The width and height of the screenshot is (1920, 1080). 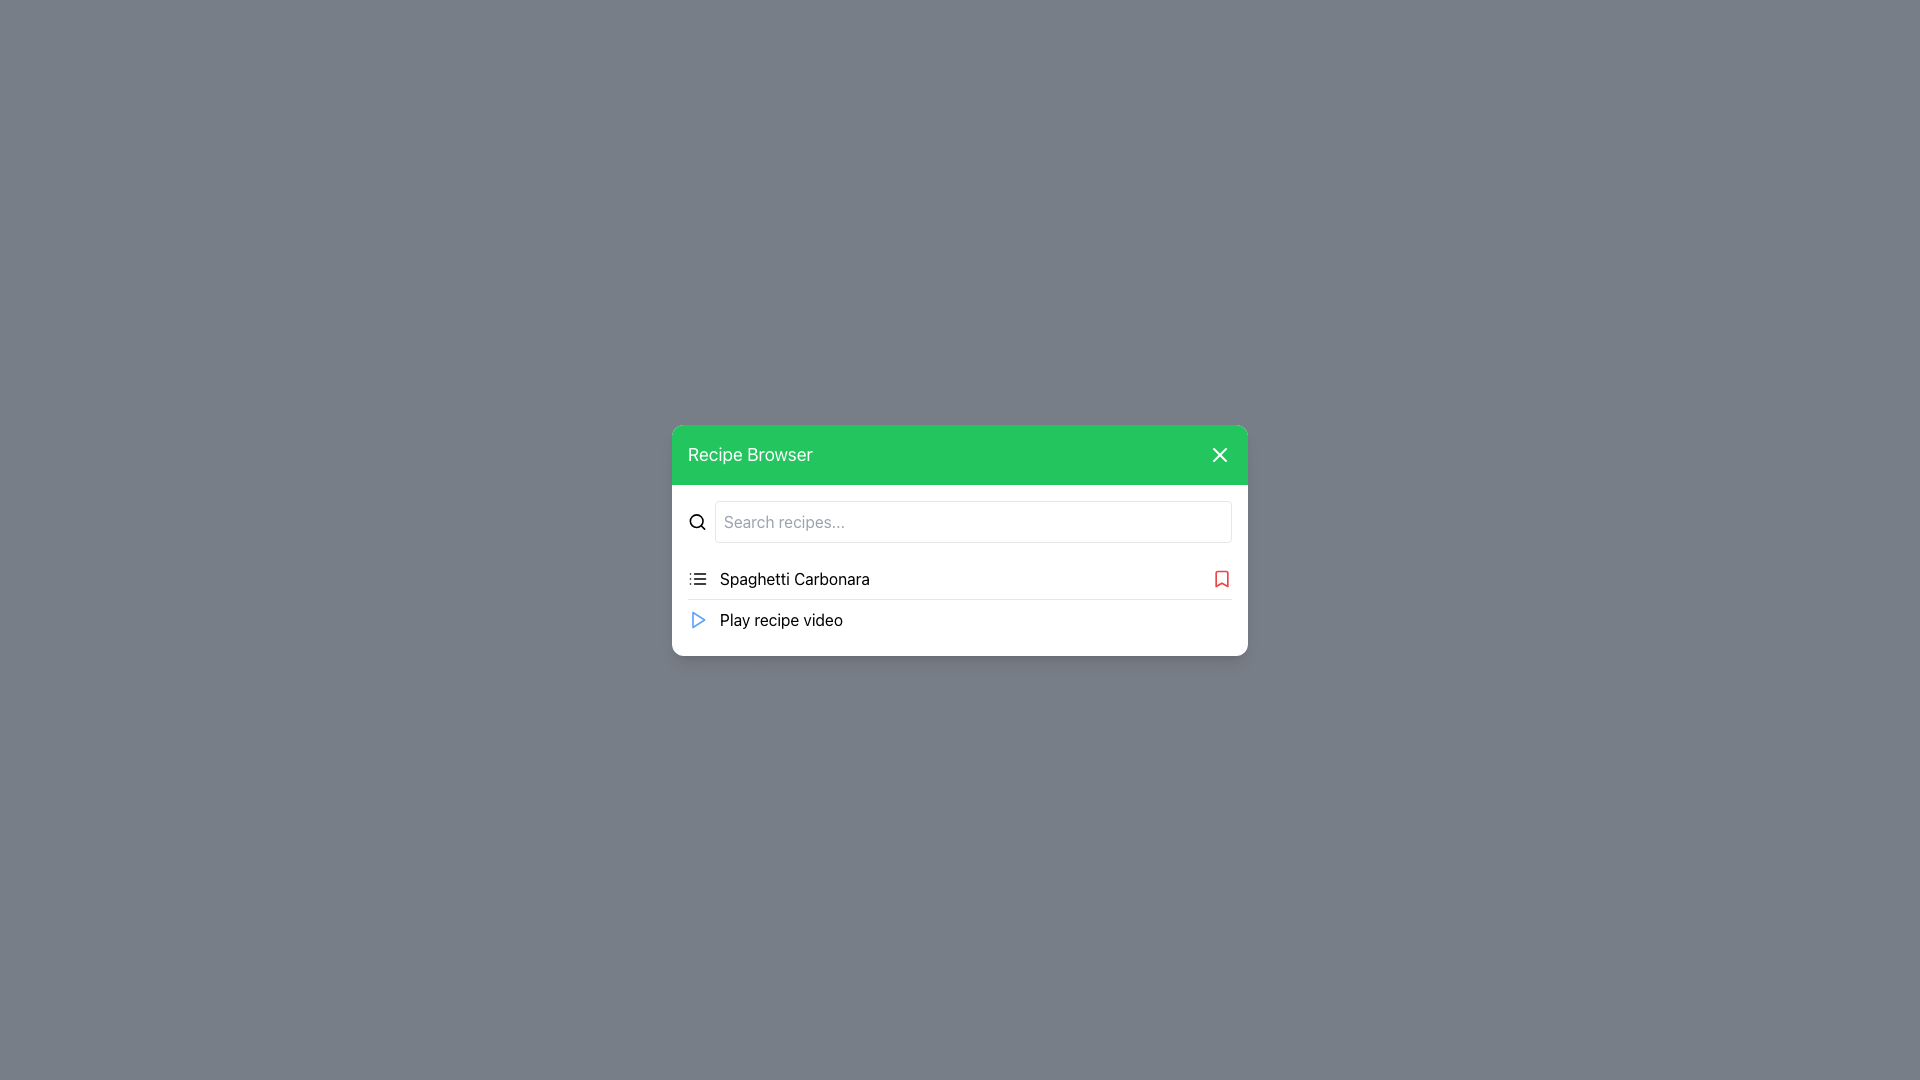 I want to click on the static text element that describes the action of playing a recipe video, located immediately to the right of the play button icon, so click(x=780, y=618).